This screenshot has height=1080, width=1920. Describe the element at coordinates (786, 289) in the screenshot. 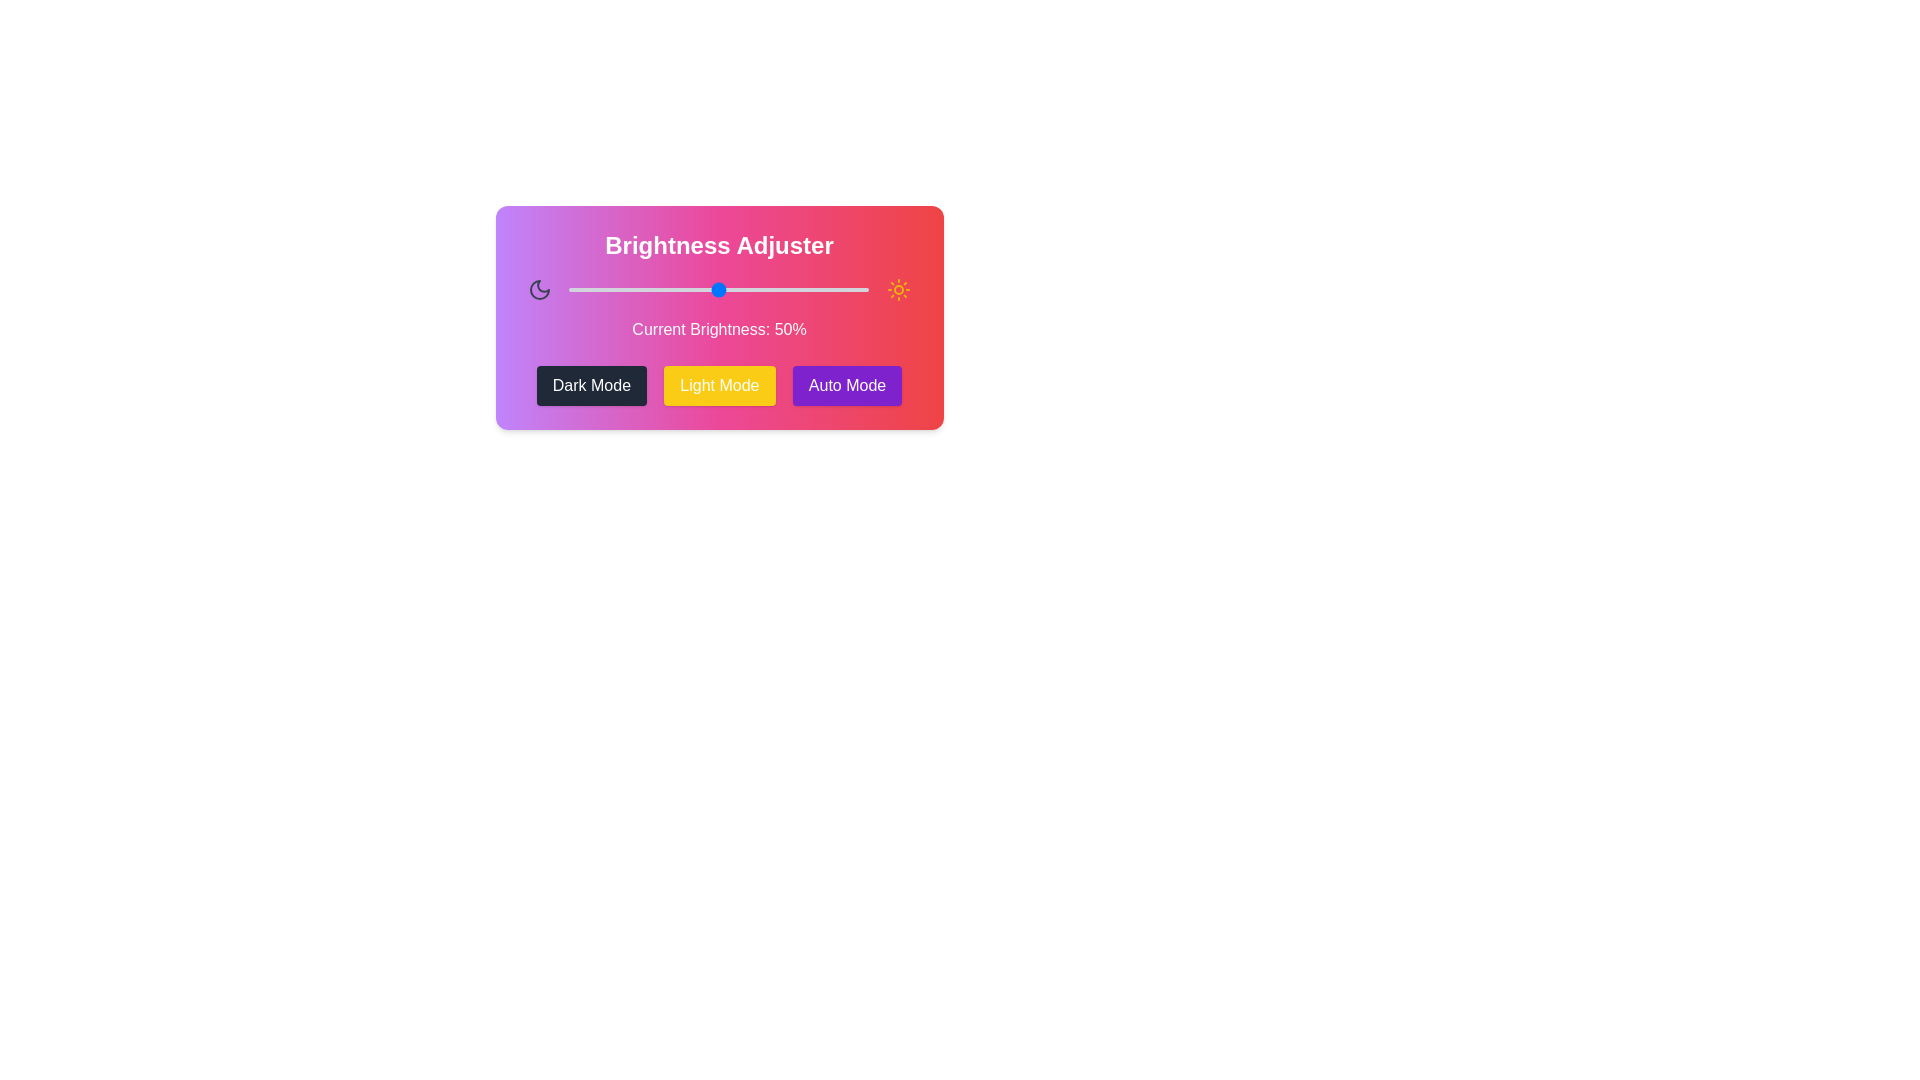

I see `the brightness slider to 73%` at that location.